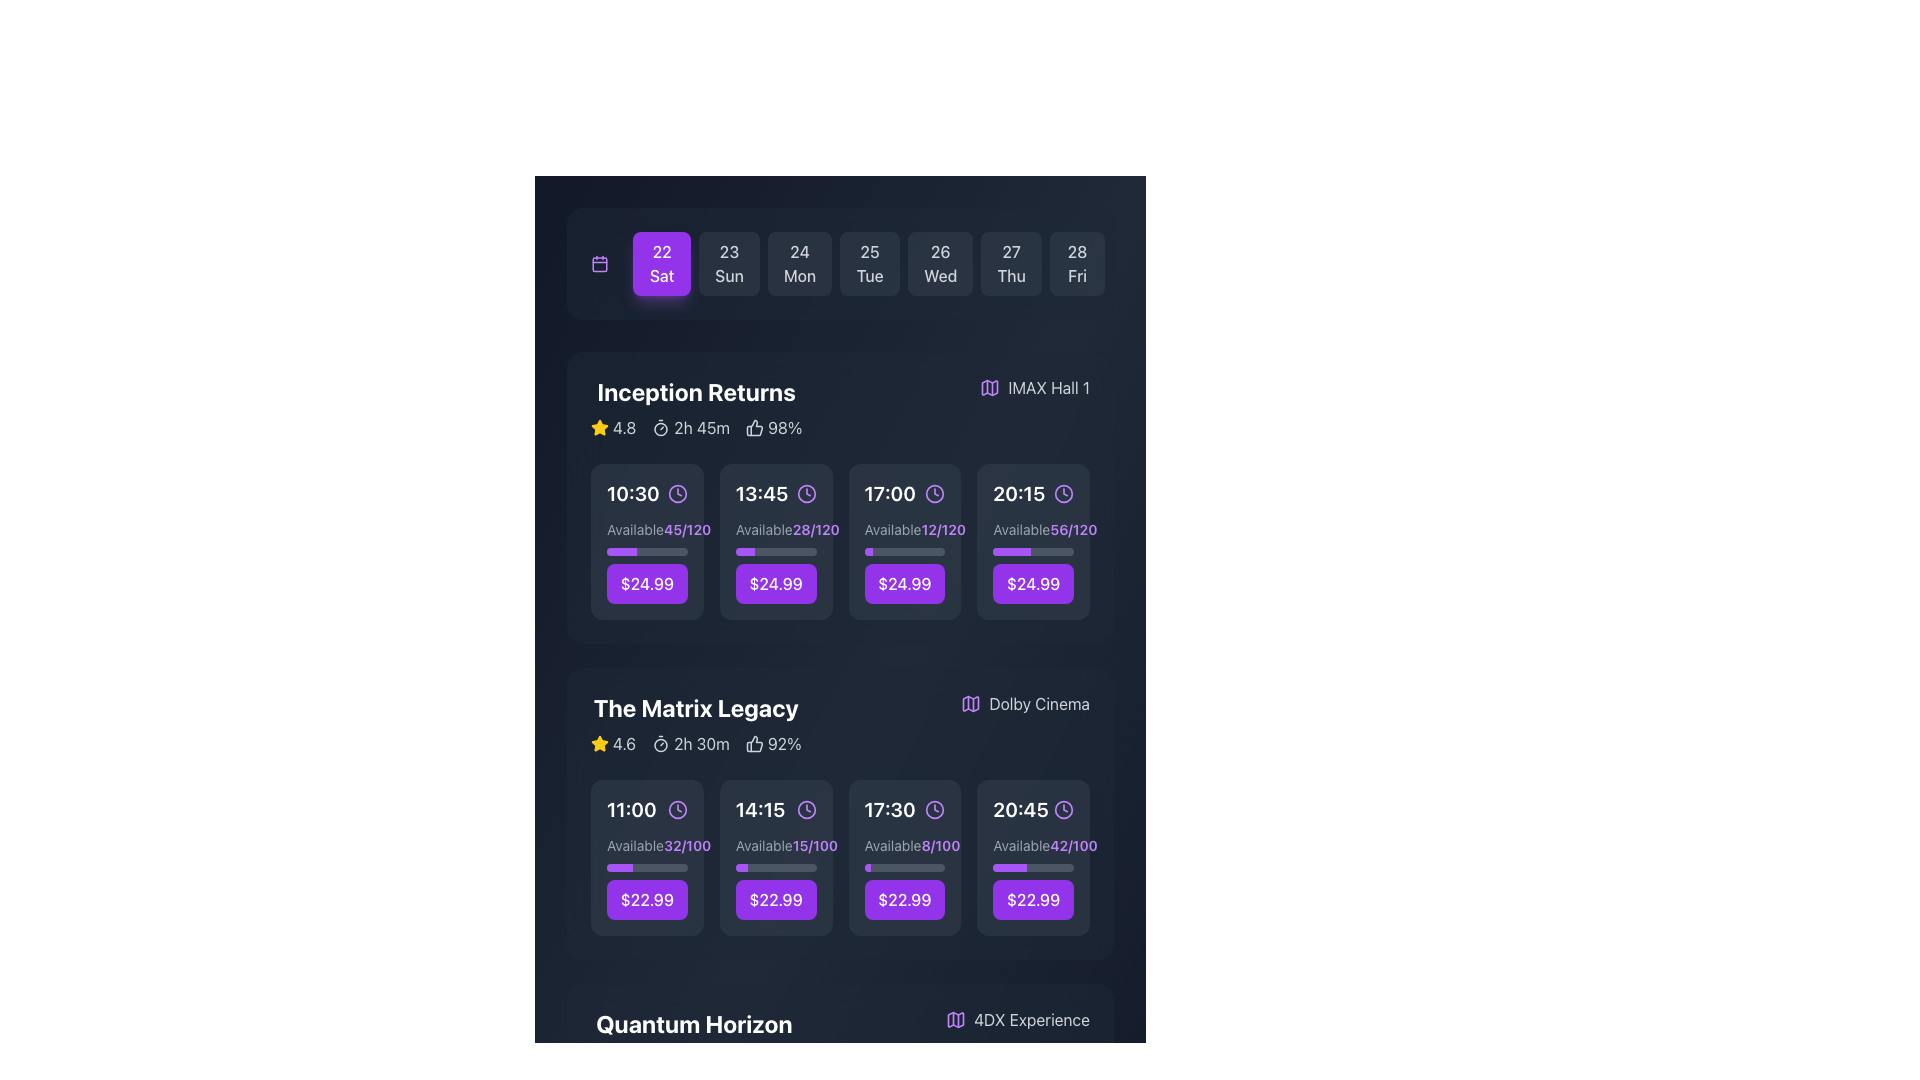  Describe the element at coordinates (634, 845) in the screenshot. I see `the text label that displays 'Available' in gray font, located above the progress bar in the movie showing slot interface` at that location.